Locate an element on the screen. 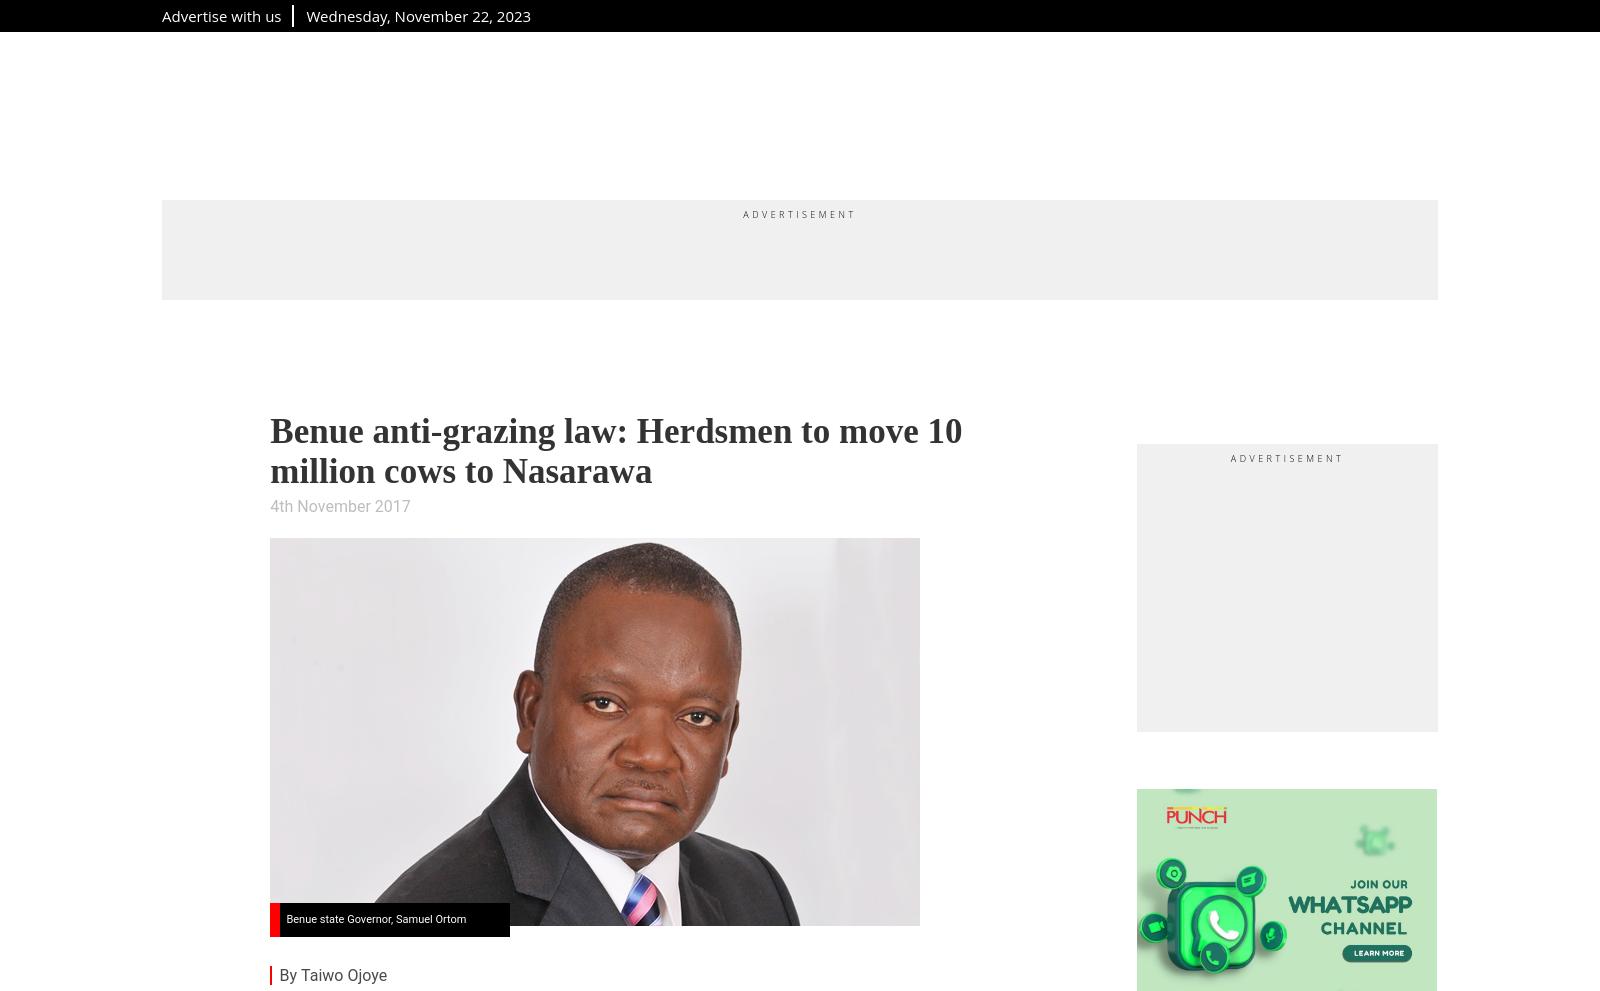 Image resolution: width=1600 pixels, height=991 pixels. 'Most Widely Read Newspaper' is located at coordinates (810, 76).